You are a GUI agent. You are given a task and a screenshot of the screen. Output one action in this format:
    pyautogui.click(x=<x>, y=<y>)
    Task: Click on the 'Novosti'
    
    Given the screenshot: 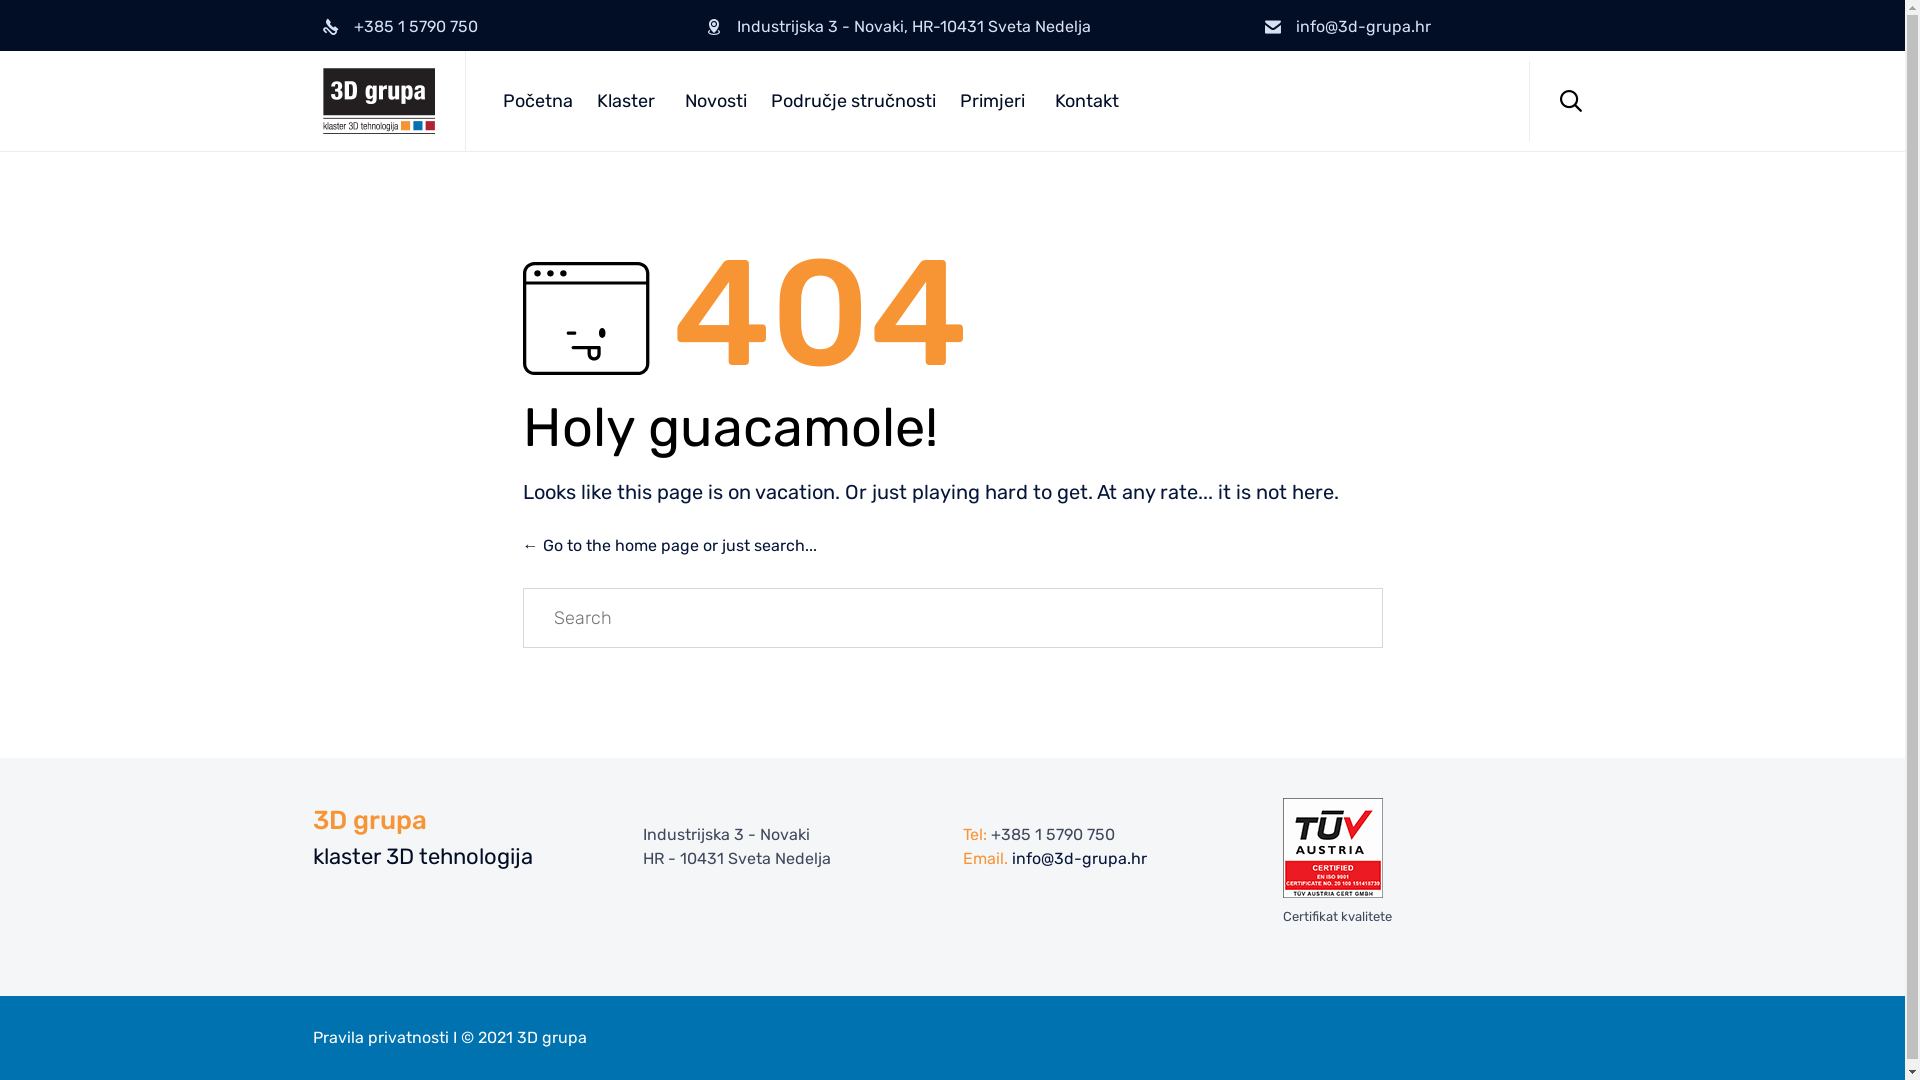 What is the action you would take?
    pyautogui.click(x=715, y=100)
    